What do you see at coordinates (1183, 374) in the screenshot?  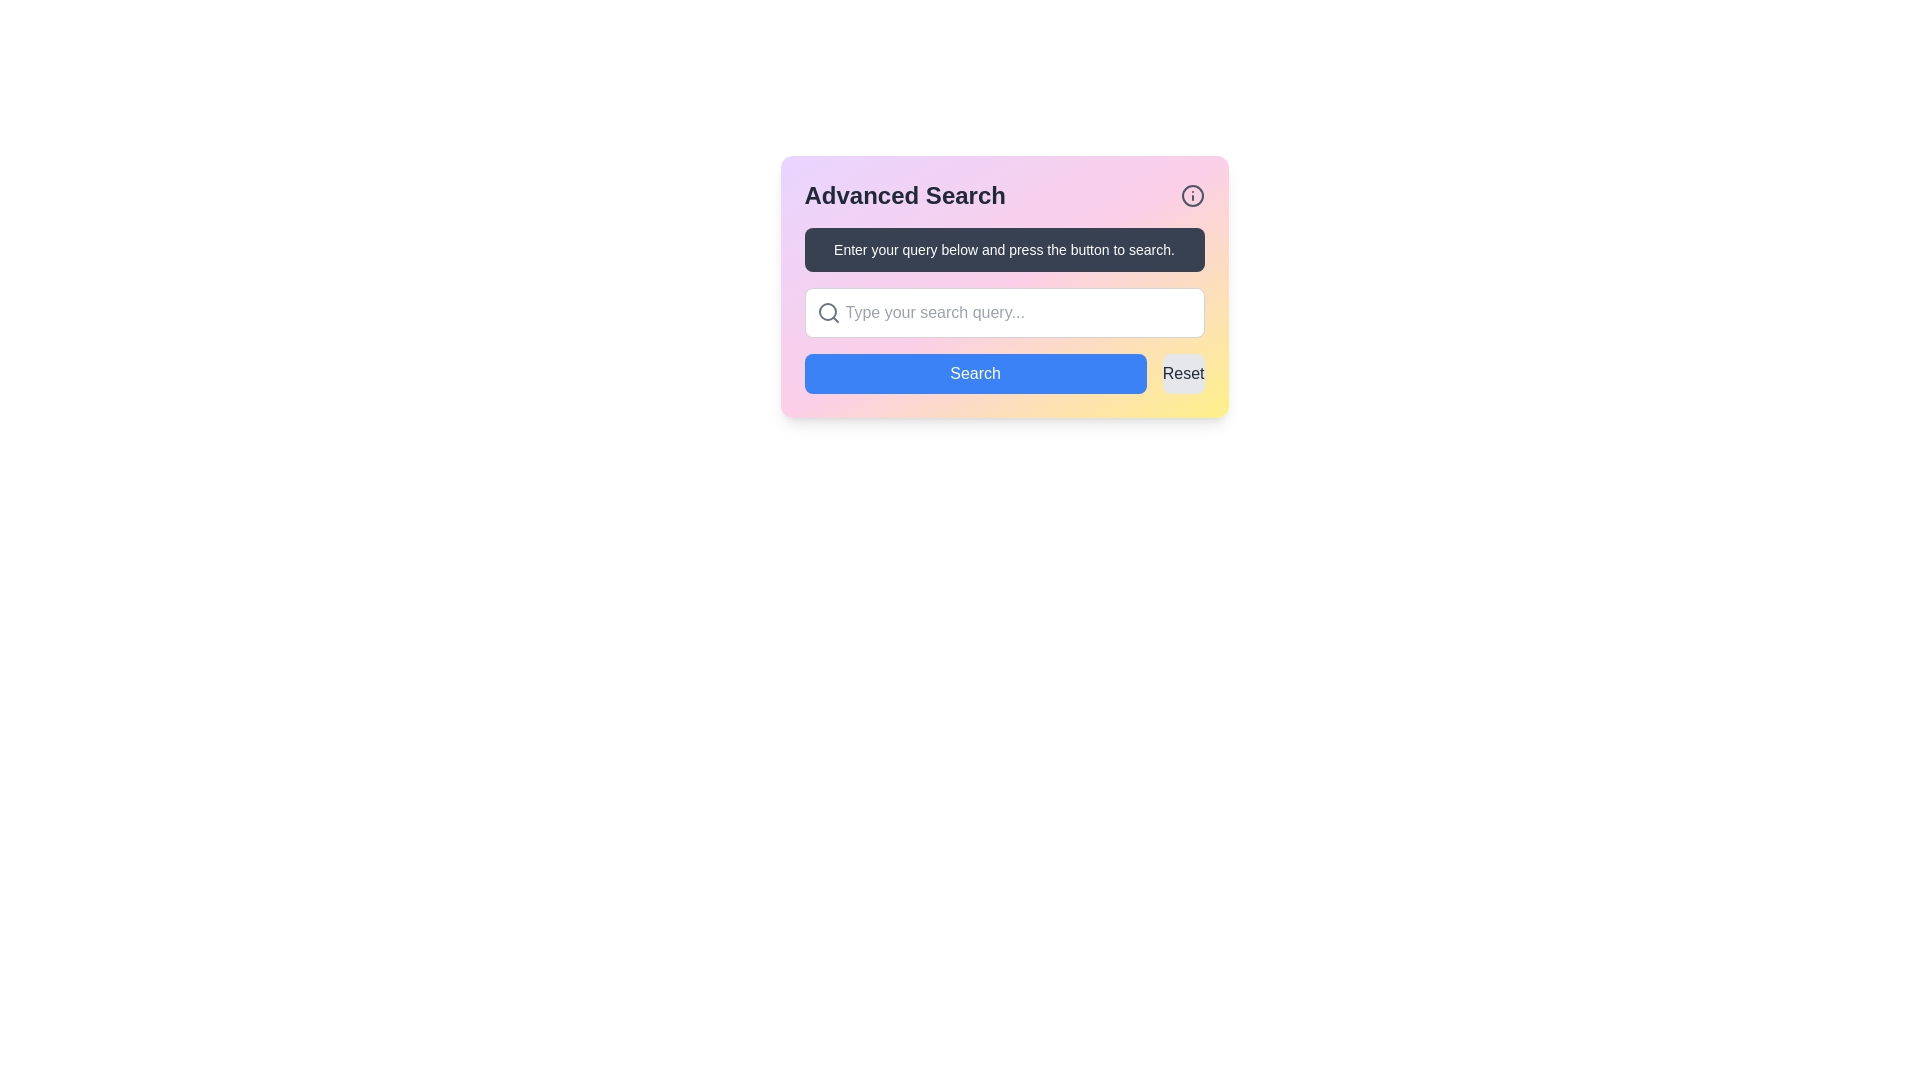 I see `the reset button located at the bottom right of the advanced search panel` at bounding box center [1183, 374].